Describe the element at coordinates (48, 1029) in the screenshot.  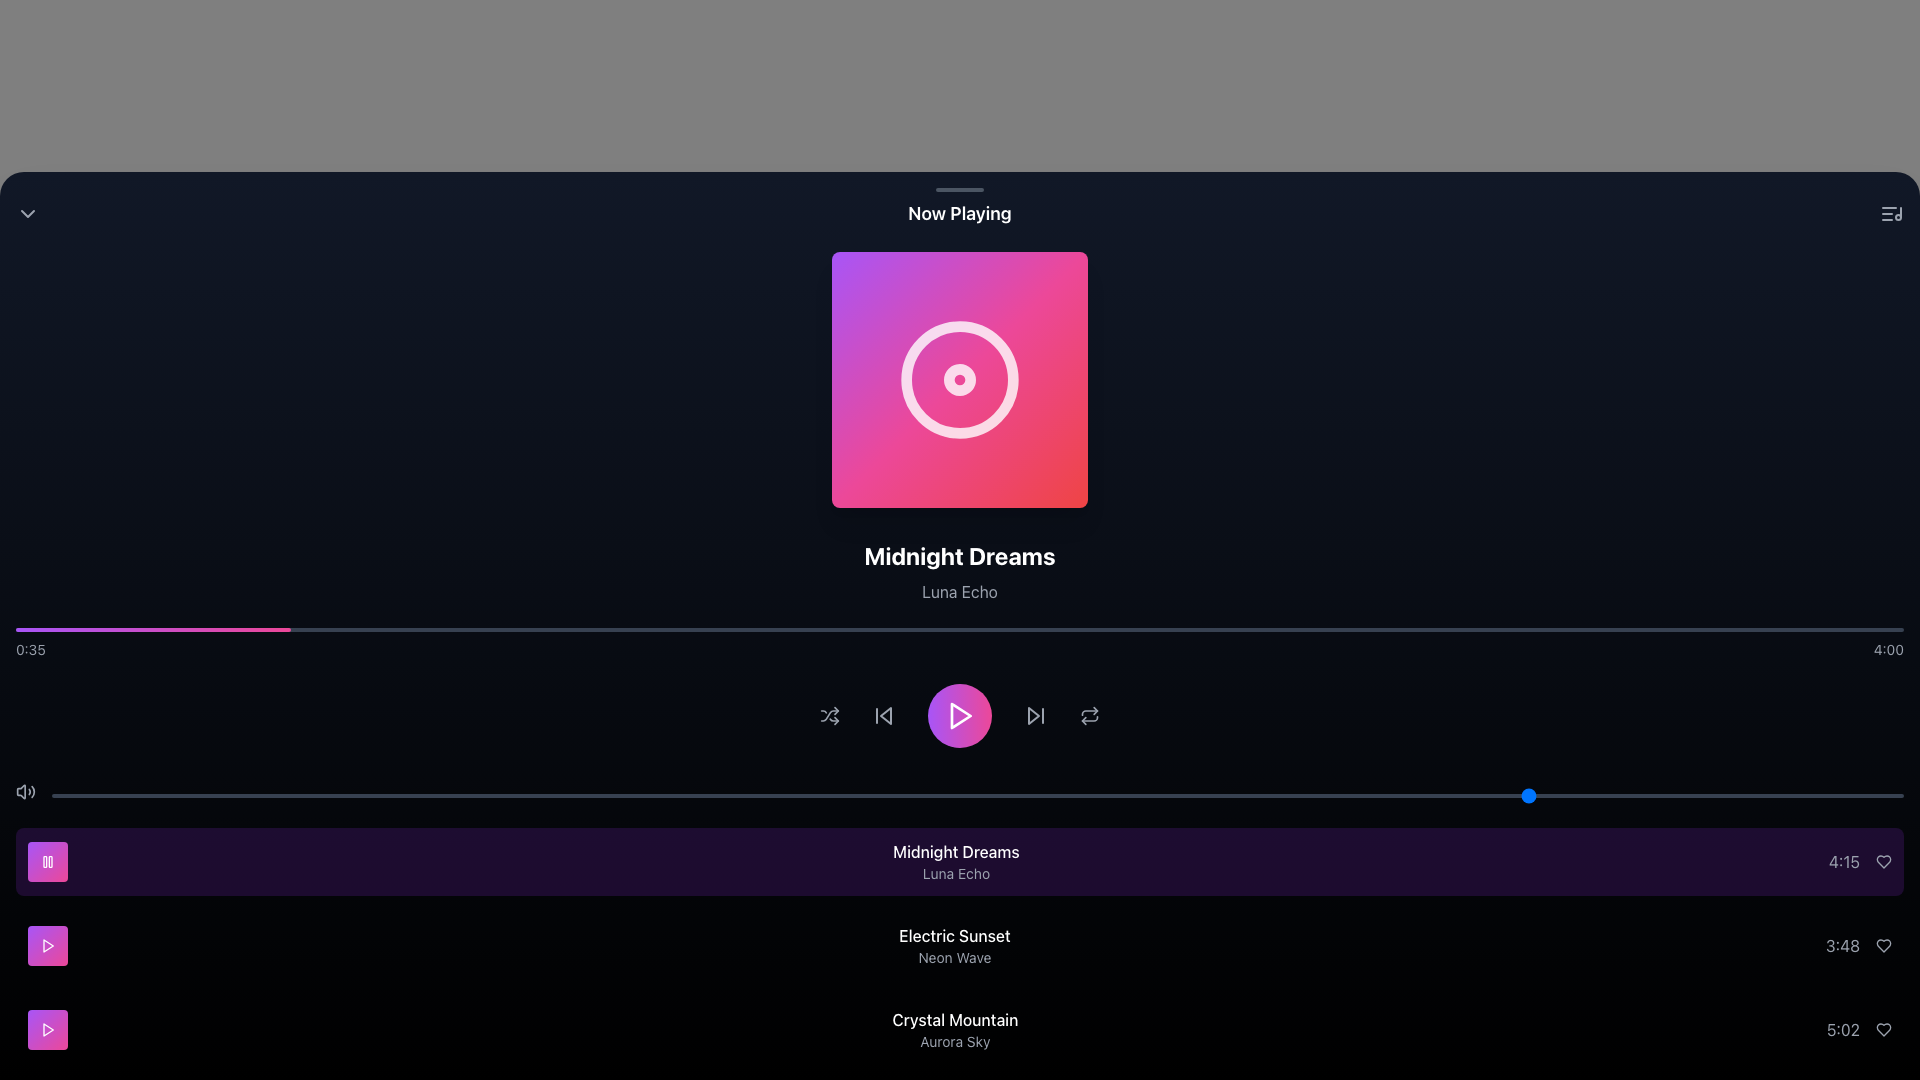
I see `the play button for the track 'Crystal Mountain - Aurora Sky' located at the bottom of the interface to receive possible feedback` at that location.